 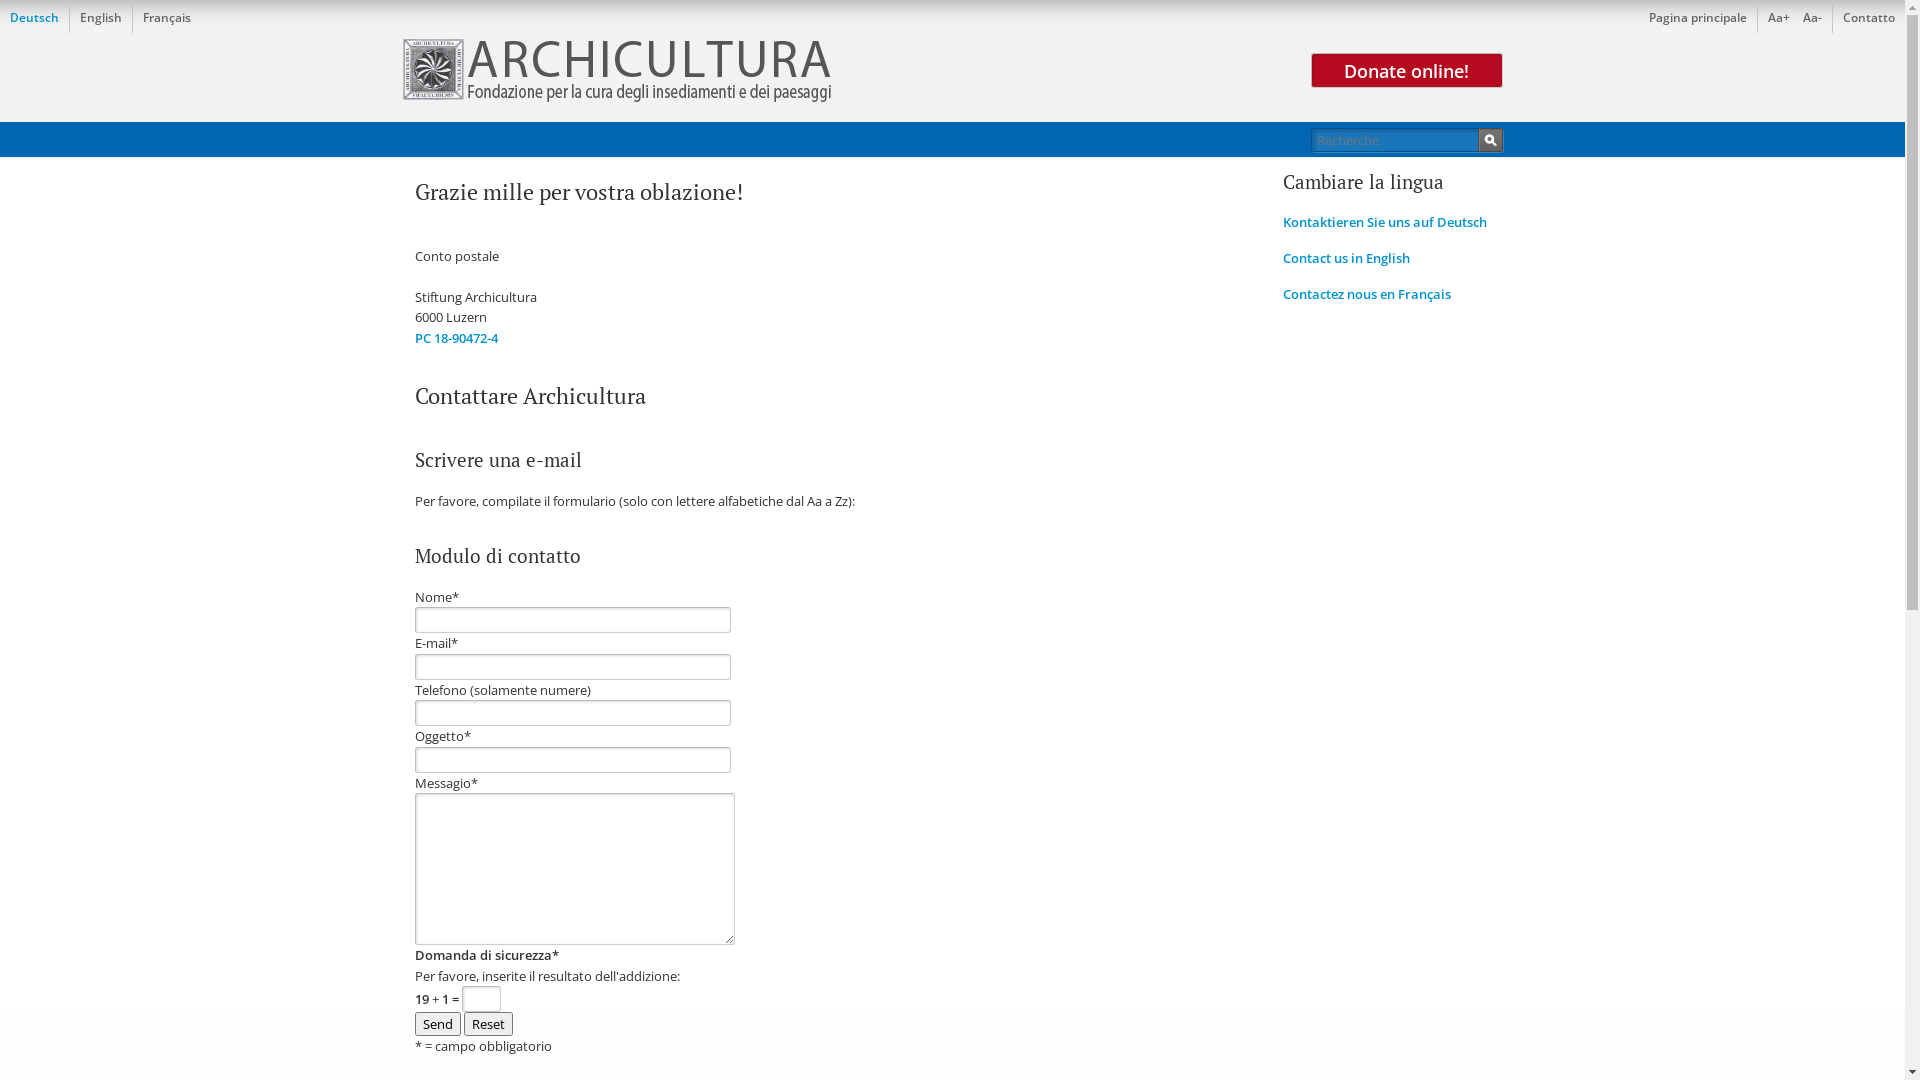 I want to click on 'Send', so click(x=435, y=1023).